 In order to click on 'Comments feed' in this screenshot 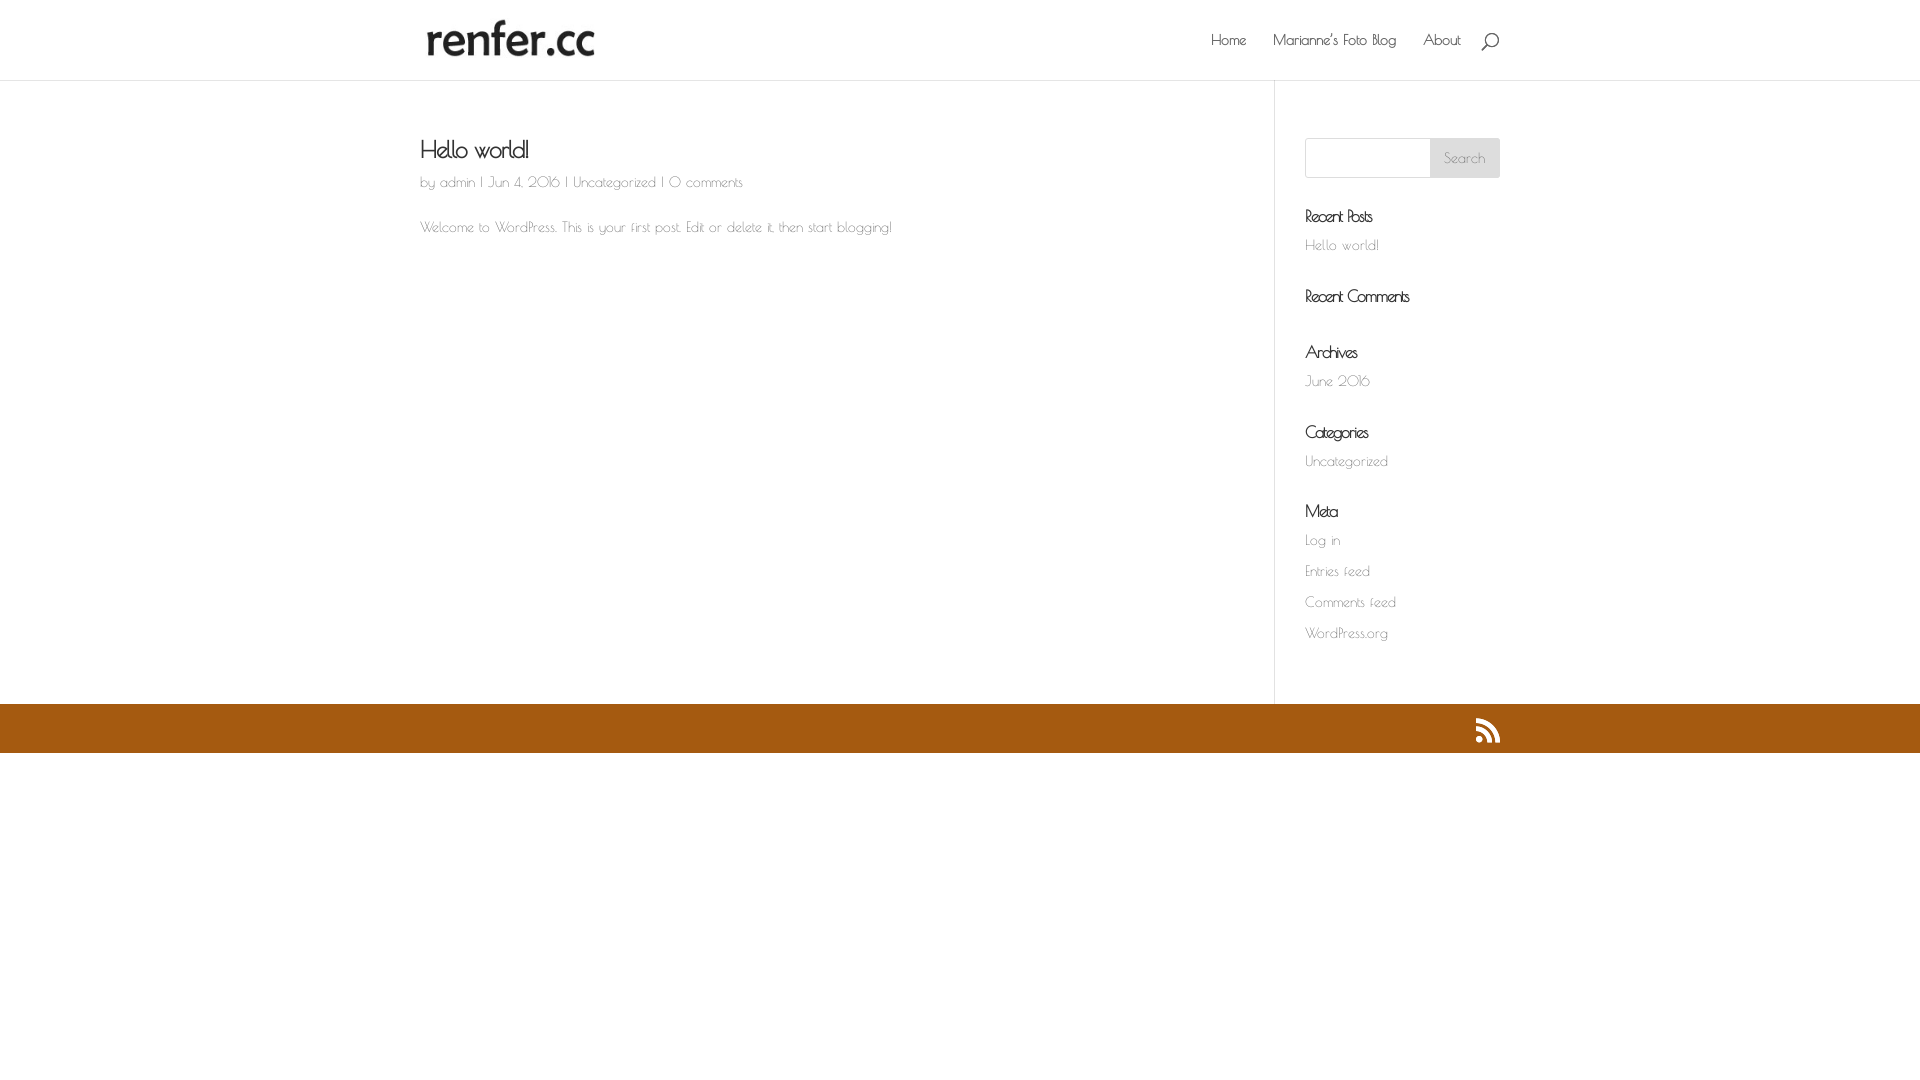, I will do `click(1305, 600)`.